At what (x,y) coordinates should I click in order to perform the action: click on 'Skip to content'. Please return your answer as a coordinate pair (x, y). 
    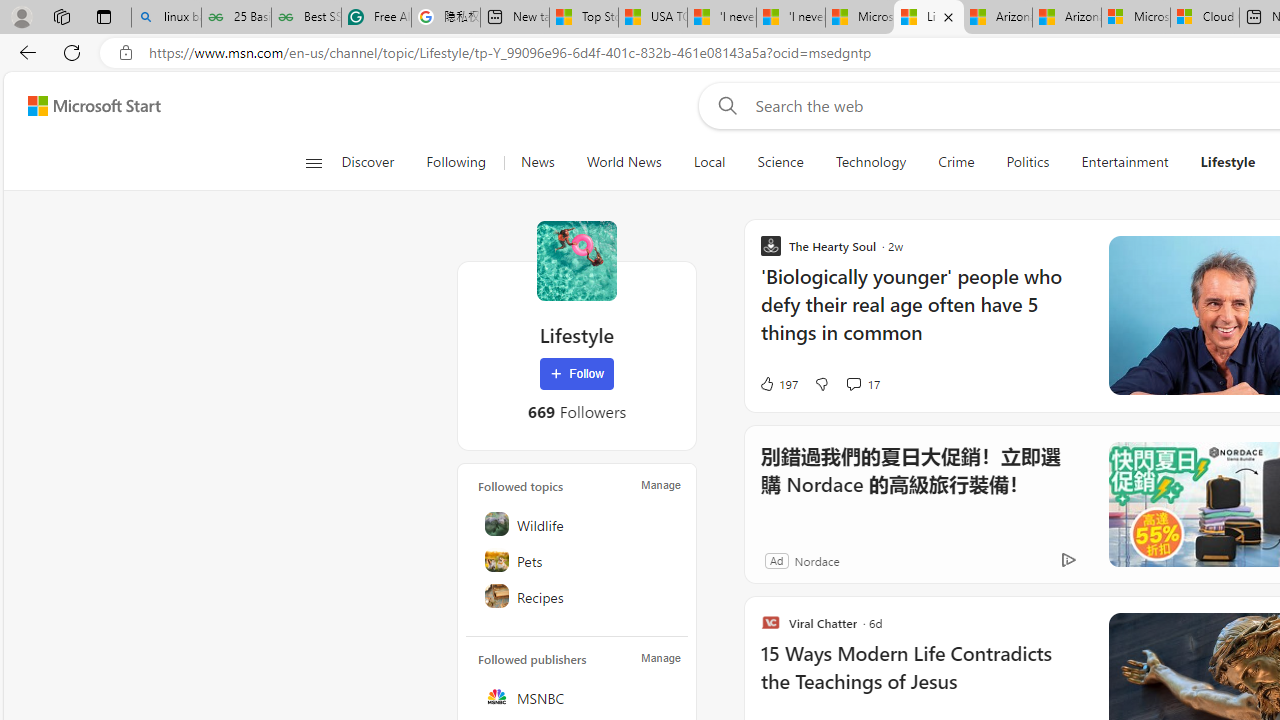
    Looking at the image, I should click on (86, 105).